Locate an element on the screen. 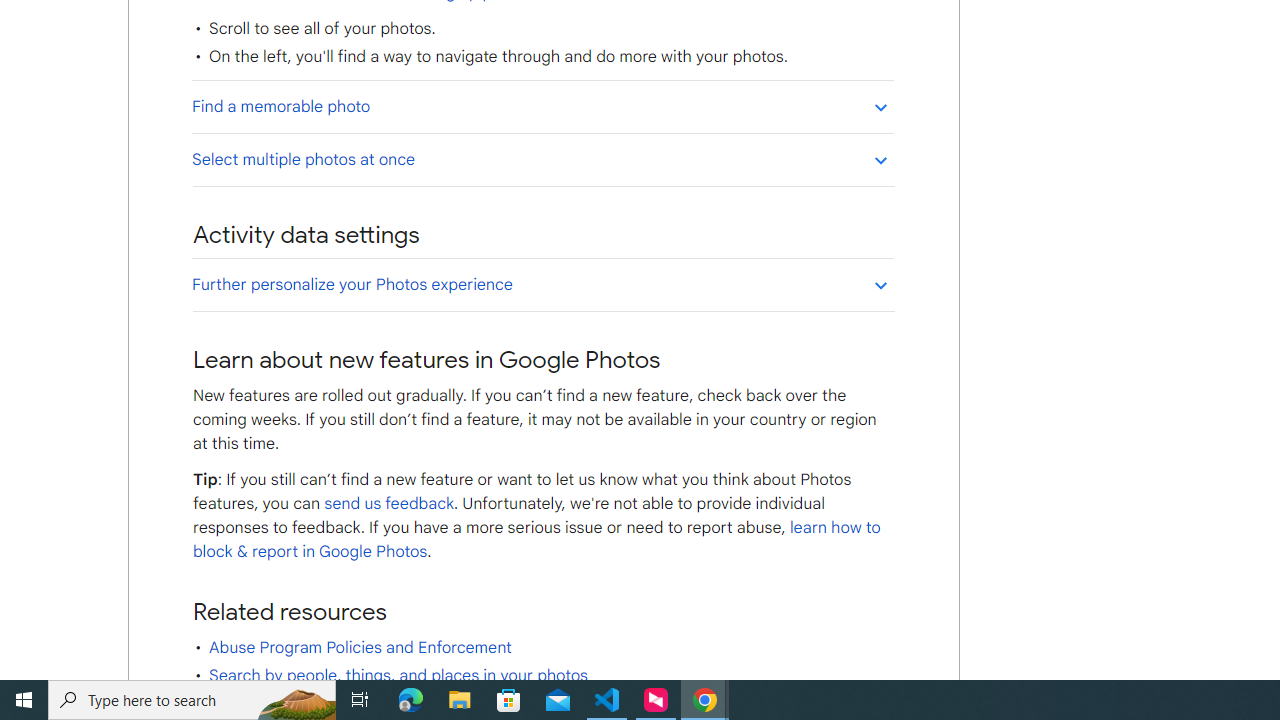 Image resolution: width=1280 pixels, height=720 pixels. 'Find a memorable photo' is located at coordinates (542, 106).